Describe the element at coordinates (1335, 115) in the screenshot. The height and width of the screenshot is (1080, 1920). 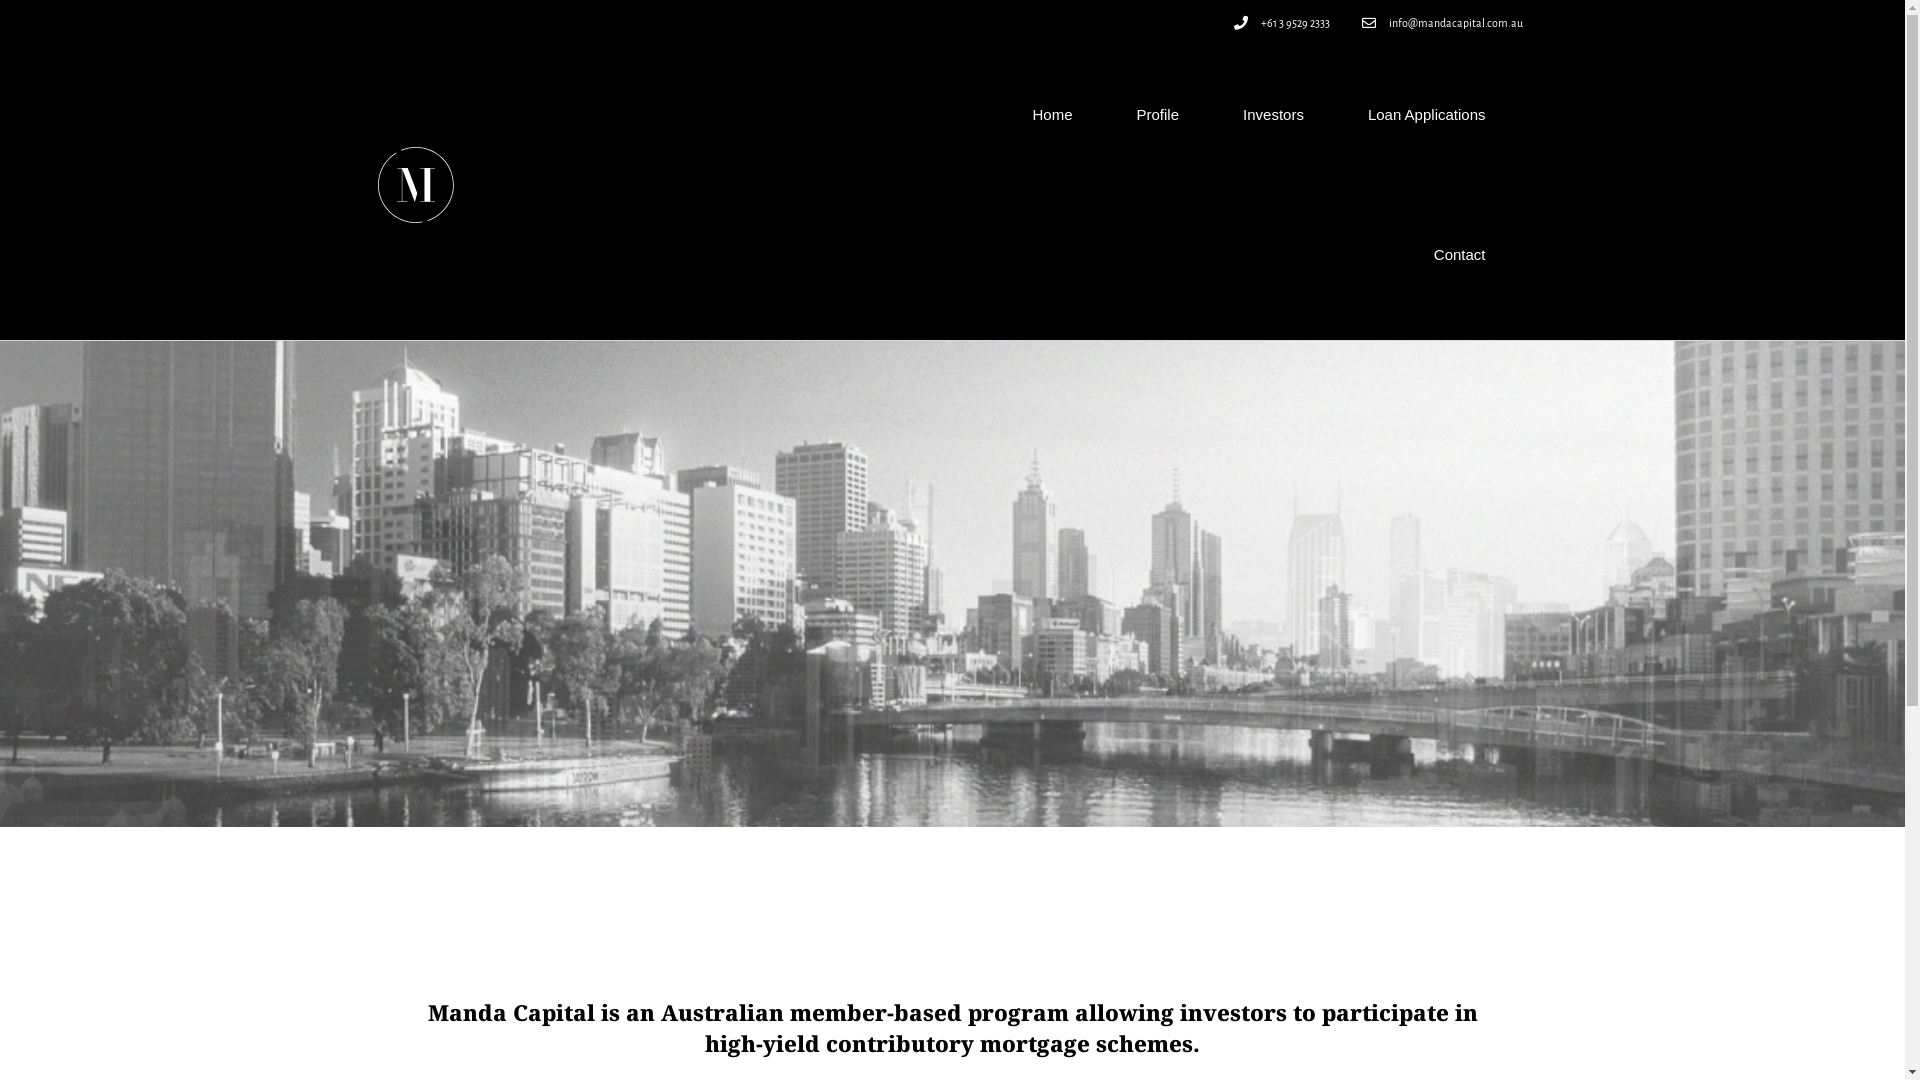
I see `'Loan Applications'` at that location.